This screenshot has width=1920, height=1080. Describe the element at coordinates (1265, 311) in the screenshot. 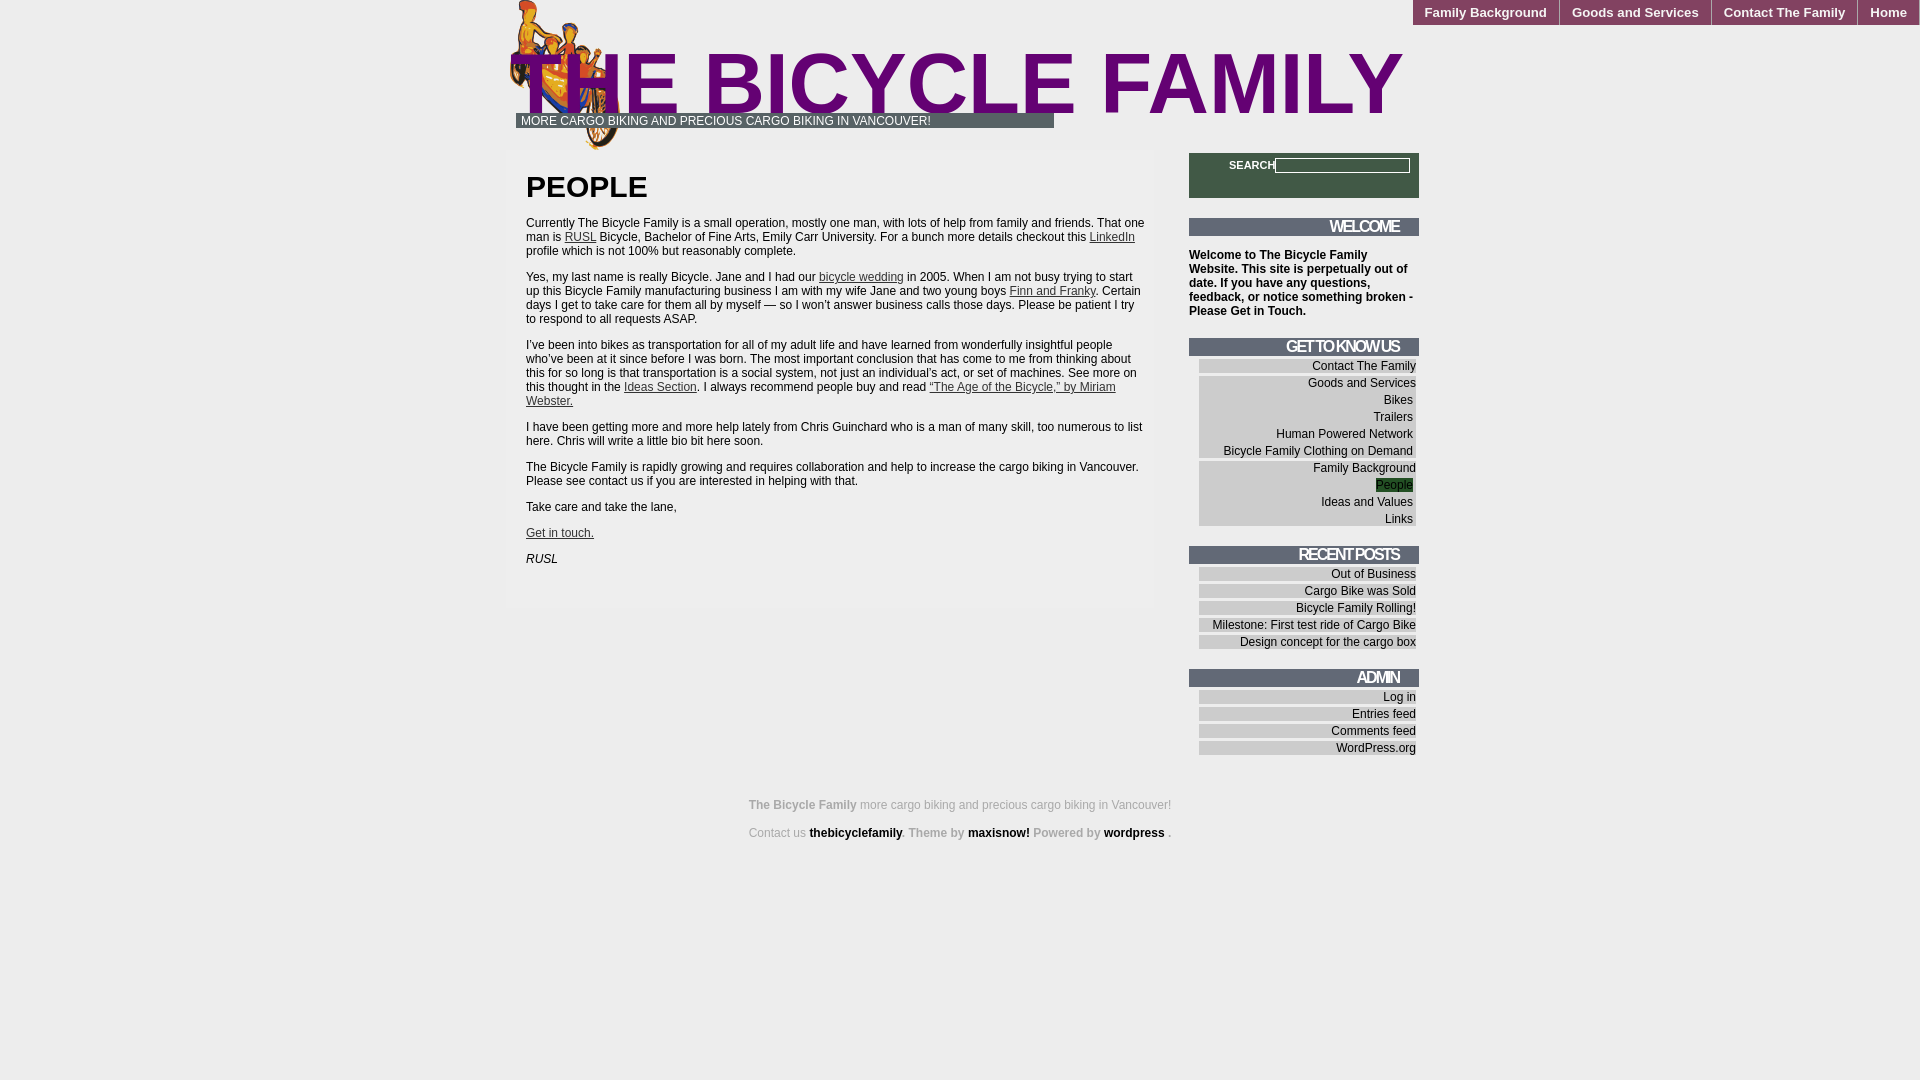

I see `'Get in Touch'` at that location.